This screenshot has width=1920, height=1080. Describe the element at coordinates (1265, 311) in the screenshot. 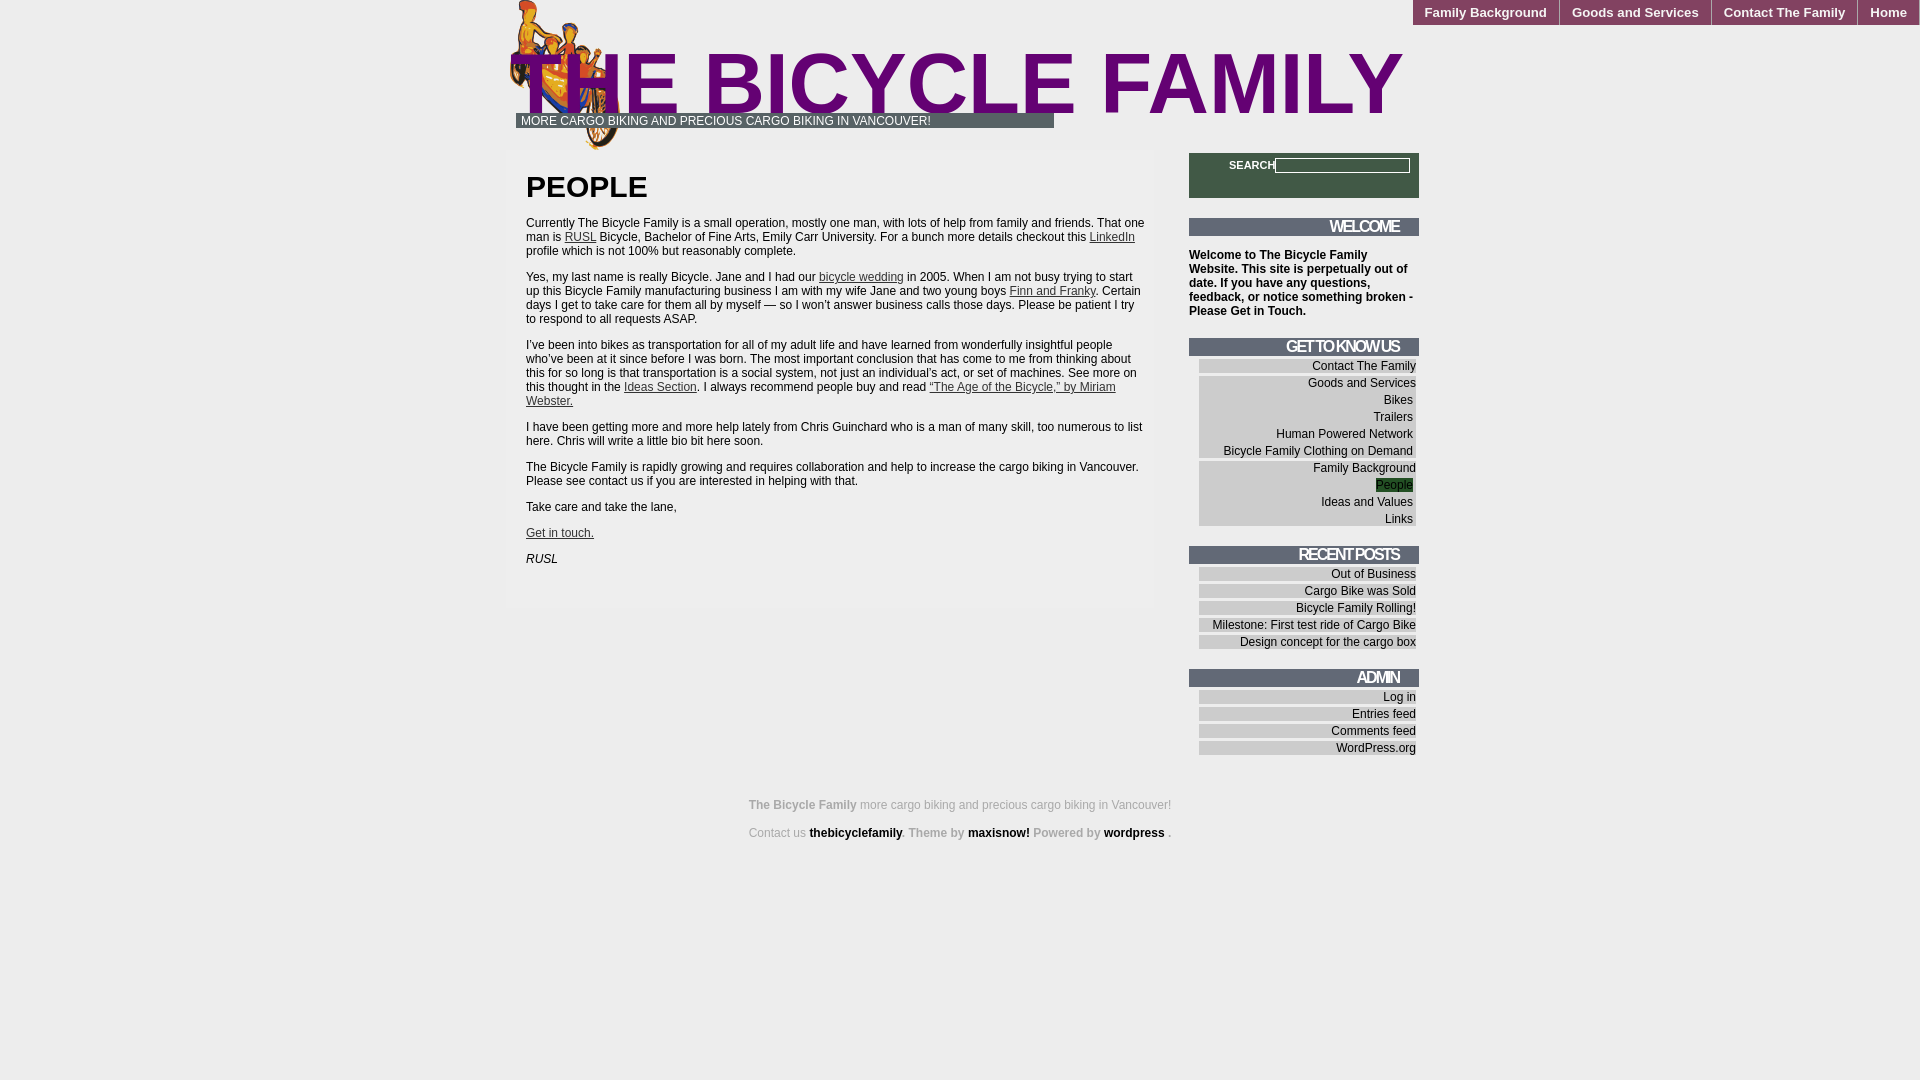

I see `'Get in Touch'` at that location.